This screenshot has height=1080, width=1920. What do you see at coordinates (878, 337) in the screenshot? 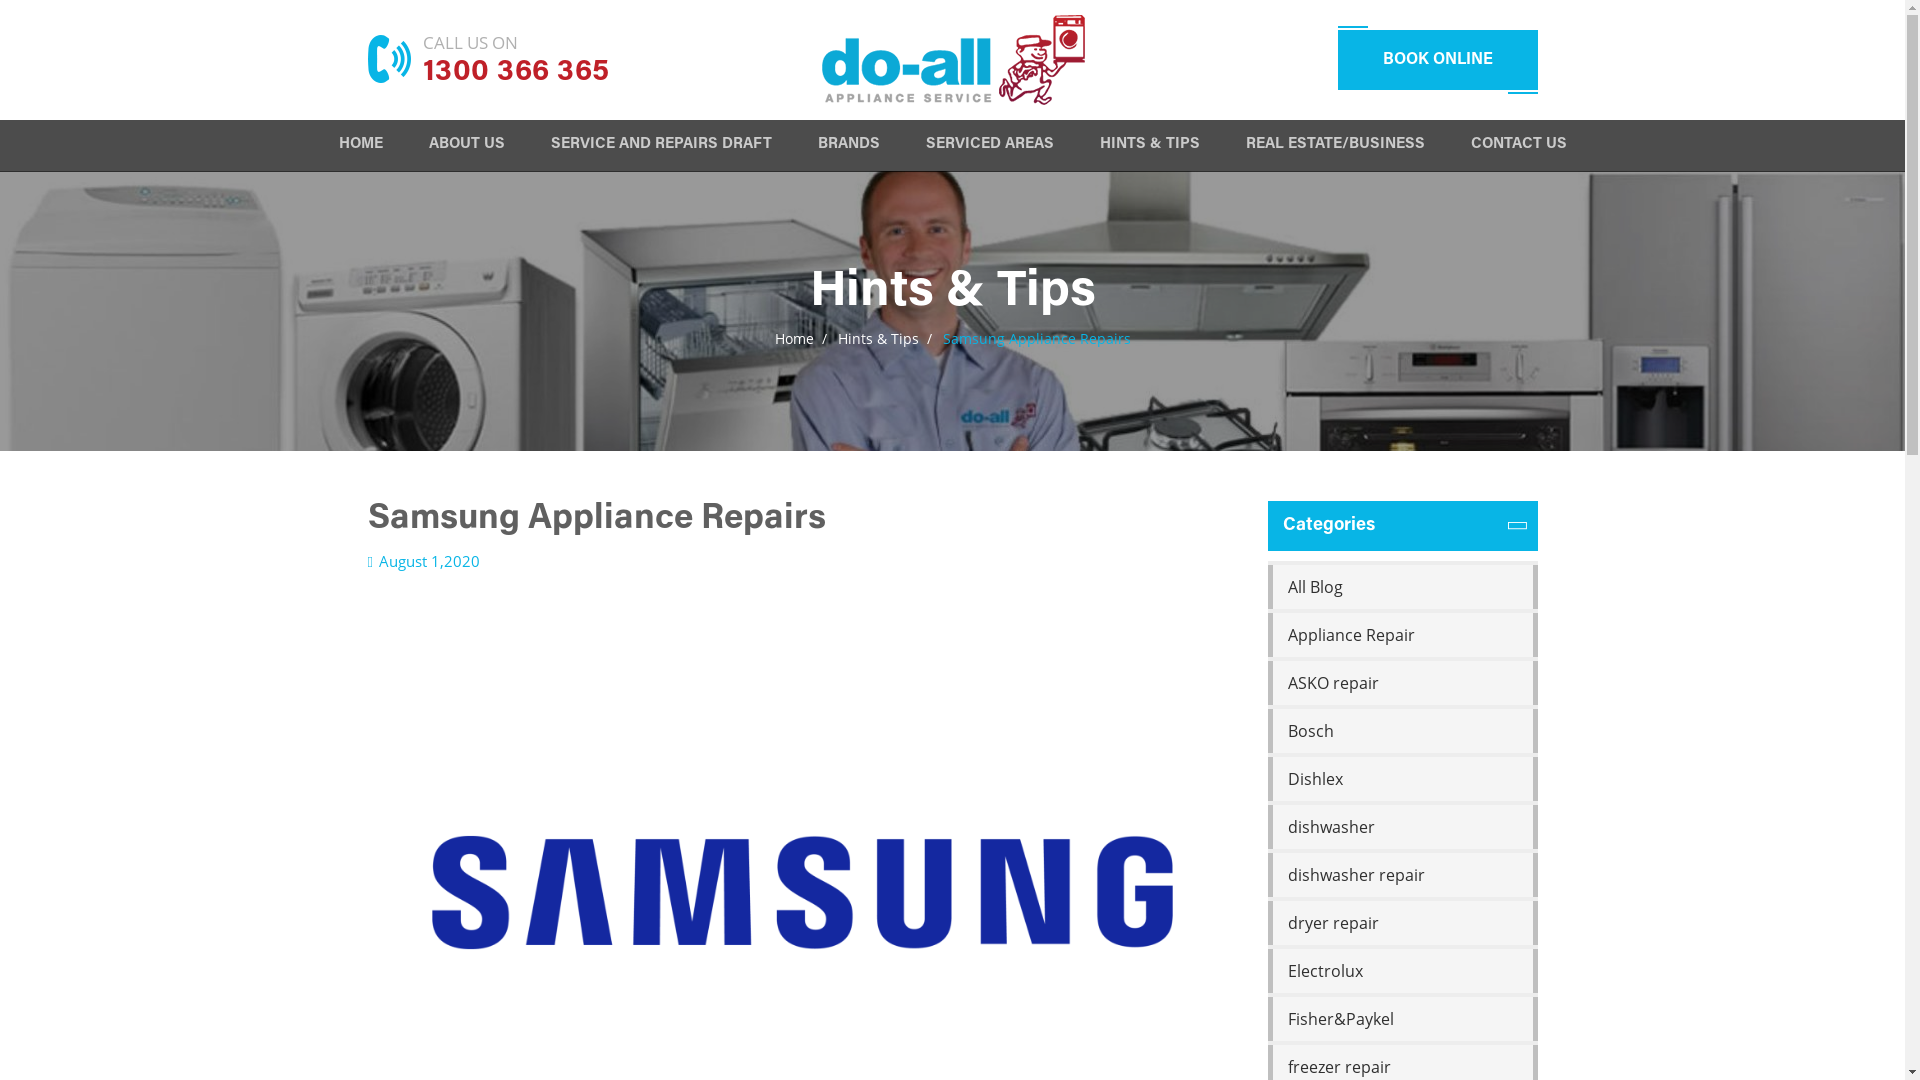
I see `'Hints & Tips'` at bounding box center [878, 337].